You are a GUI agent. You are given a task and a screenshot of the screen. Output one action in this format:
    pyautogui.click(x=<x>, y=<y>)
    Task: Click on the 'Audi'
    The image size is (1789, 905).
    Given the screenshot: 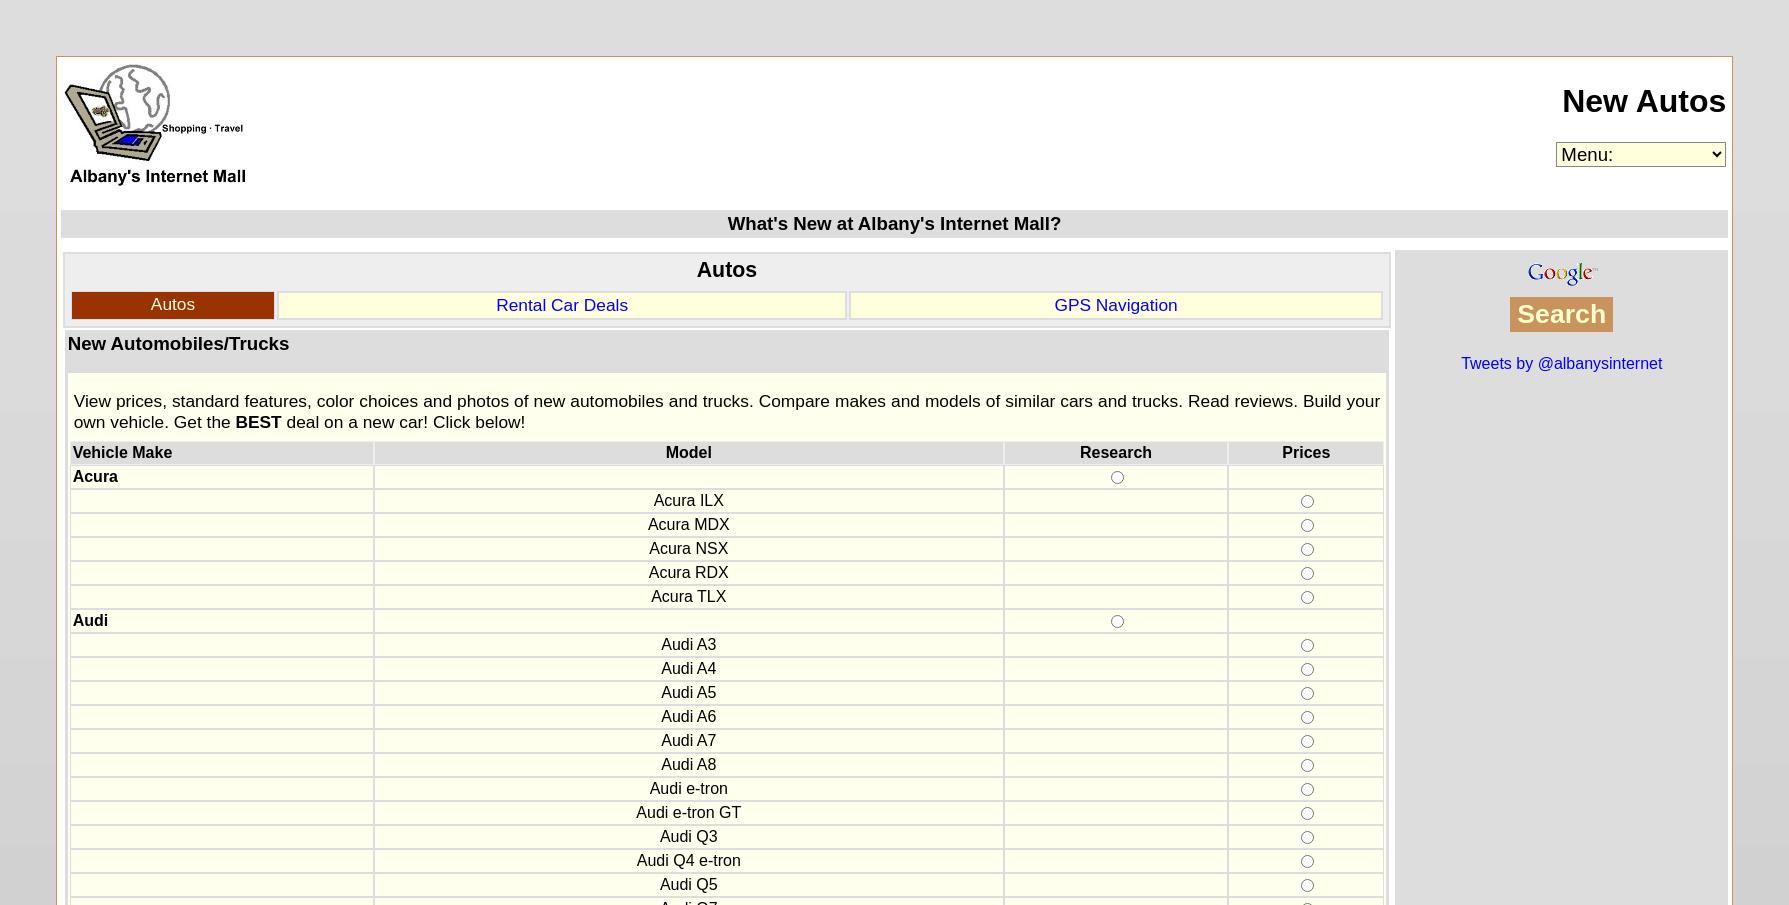 What is the action you would take?
    pyautogui.click(x=71, y=619)
    